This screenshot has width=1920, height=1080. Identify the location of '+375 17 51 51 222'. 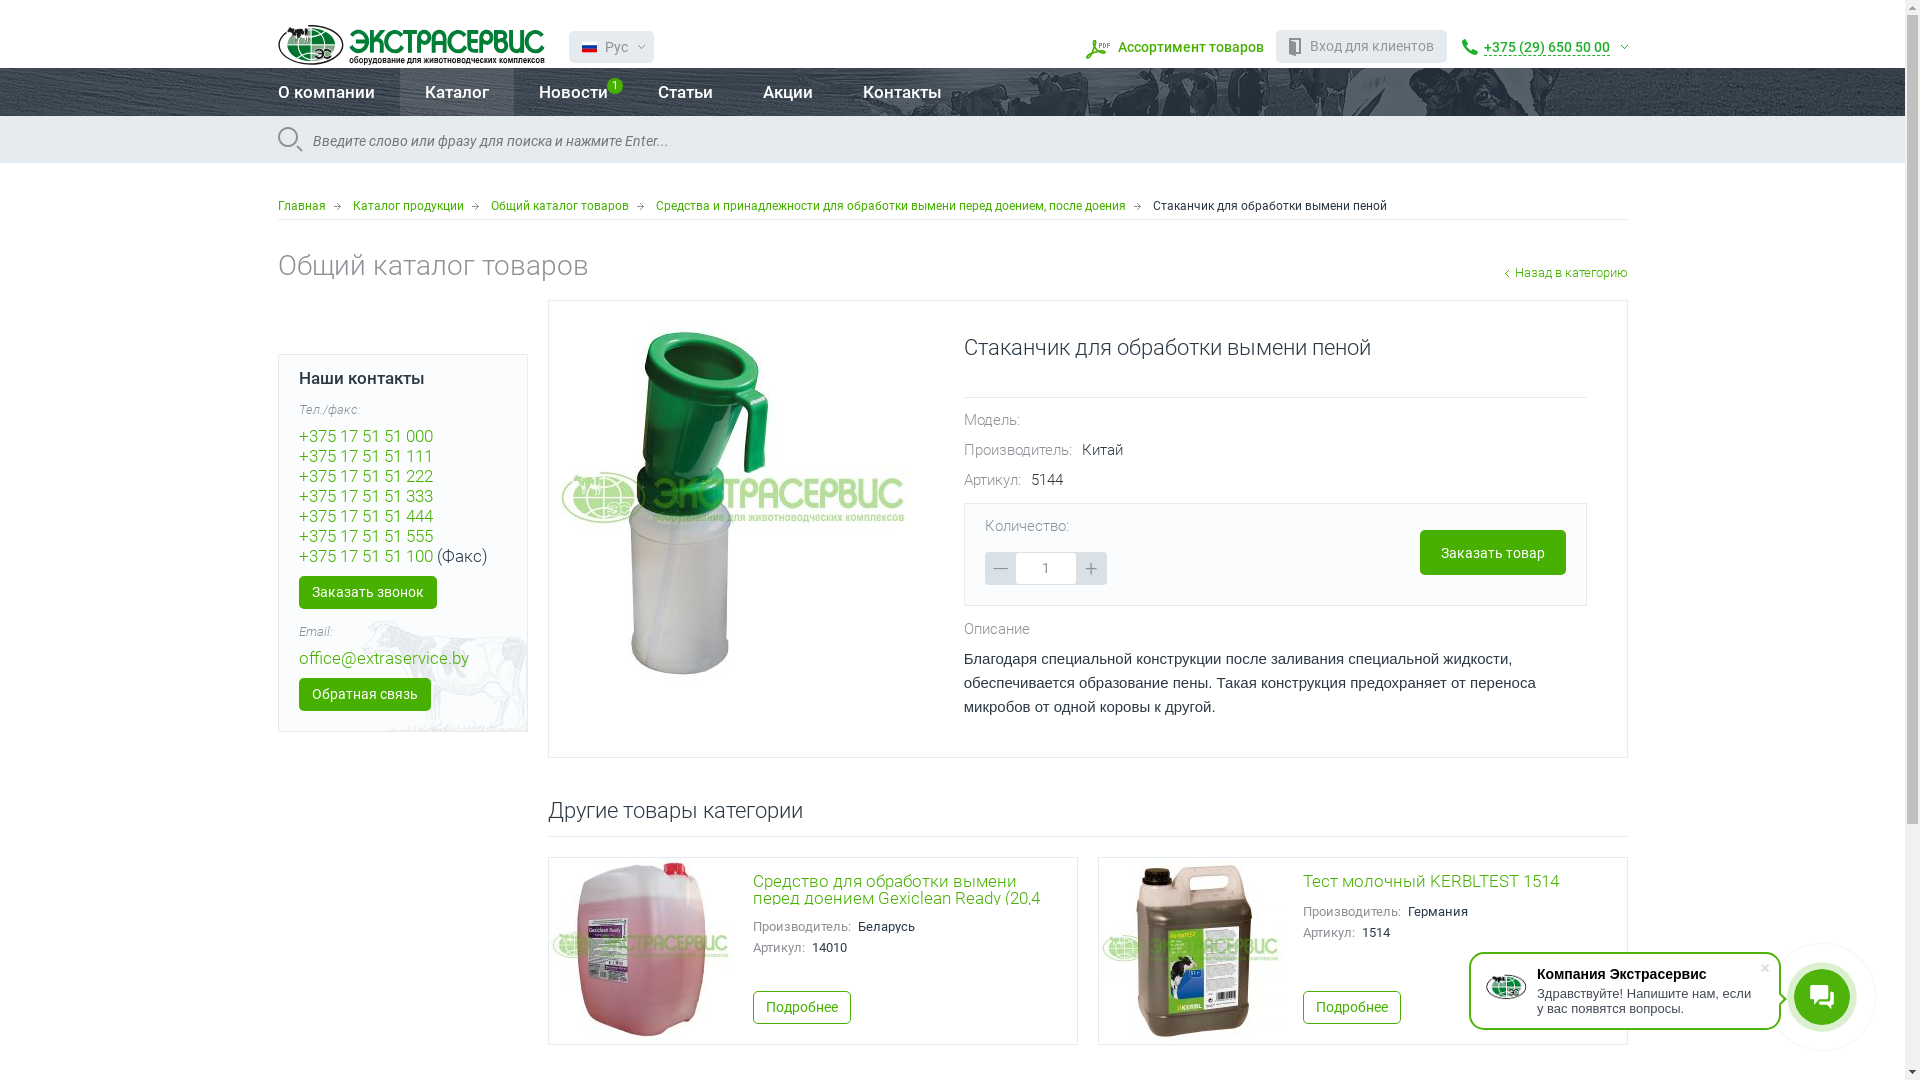
(296, 475).